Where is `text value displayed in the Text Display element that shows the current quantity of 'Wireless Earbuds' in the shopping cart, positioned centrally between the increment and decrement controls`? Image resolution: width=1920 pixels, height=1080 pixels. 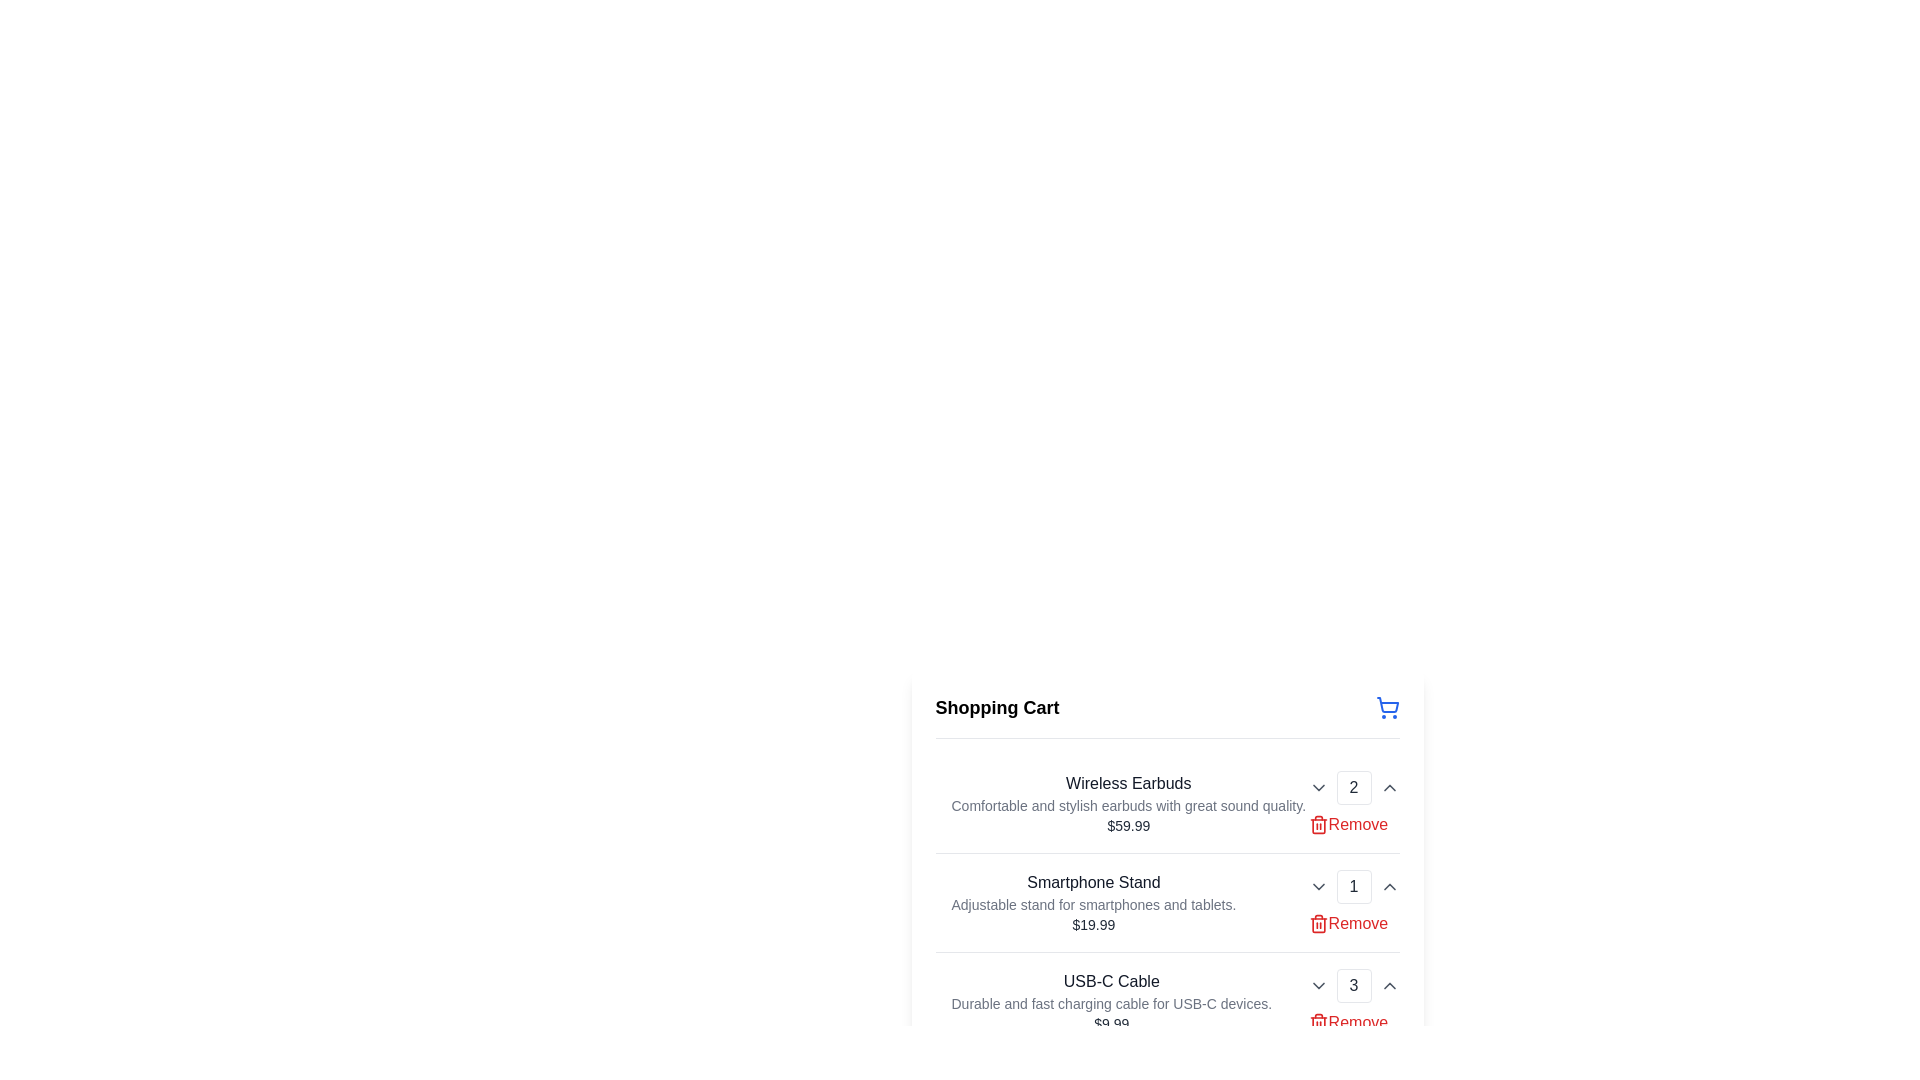 text value displayed in the Text Display element that shows the current quantity of 'Wireless Earbuds' in the shopping cart, positioned centrally between the increment and decrement controls is located at coordinates (1353, 786).